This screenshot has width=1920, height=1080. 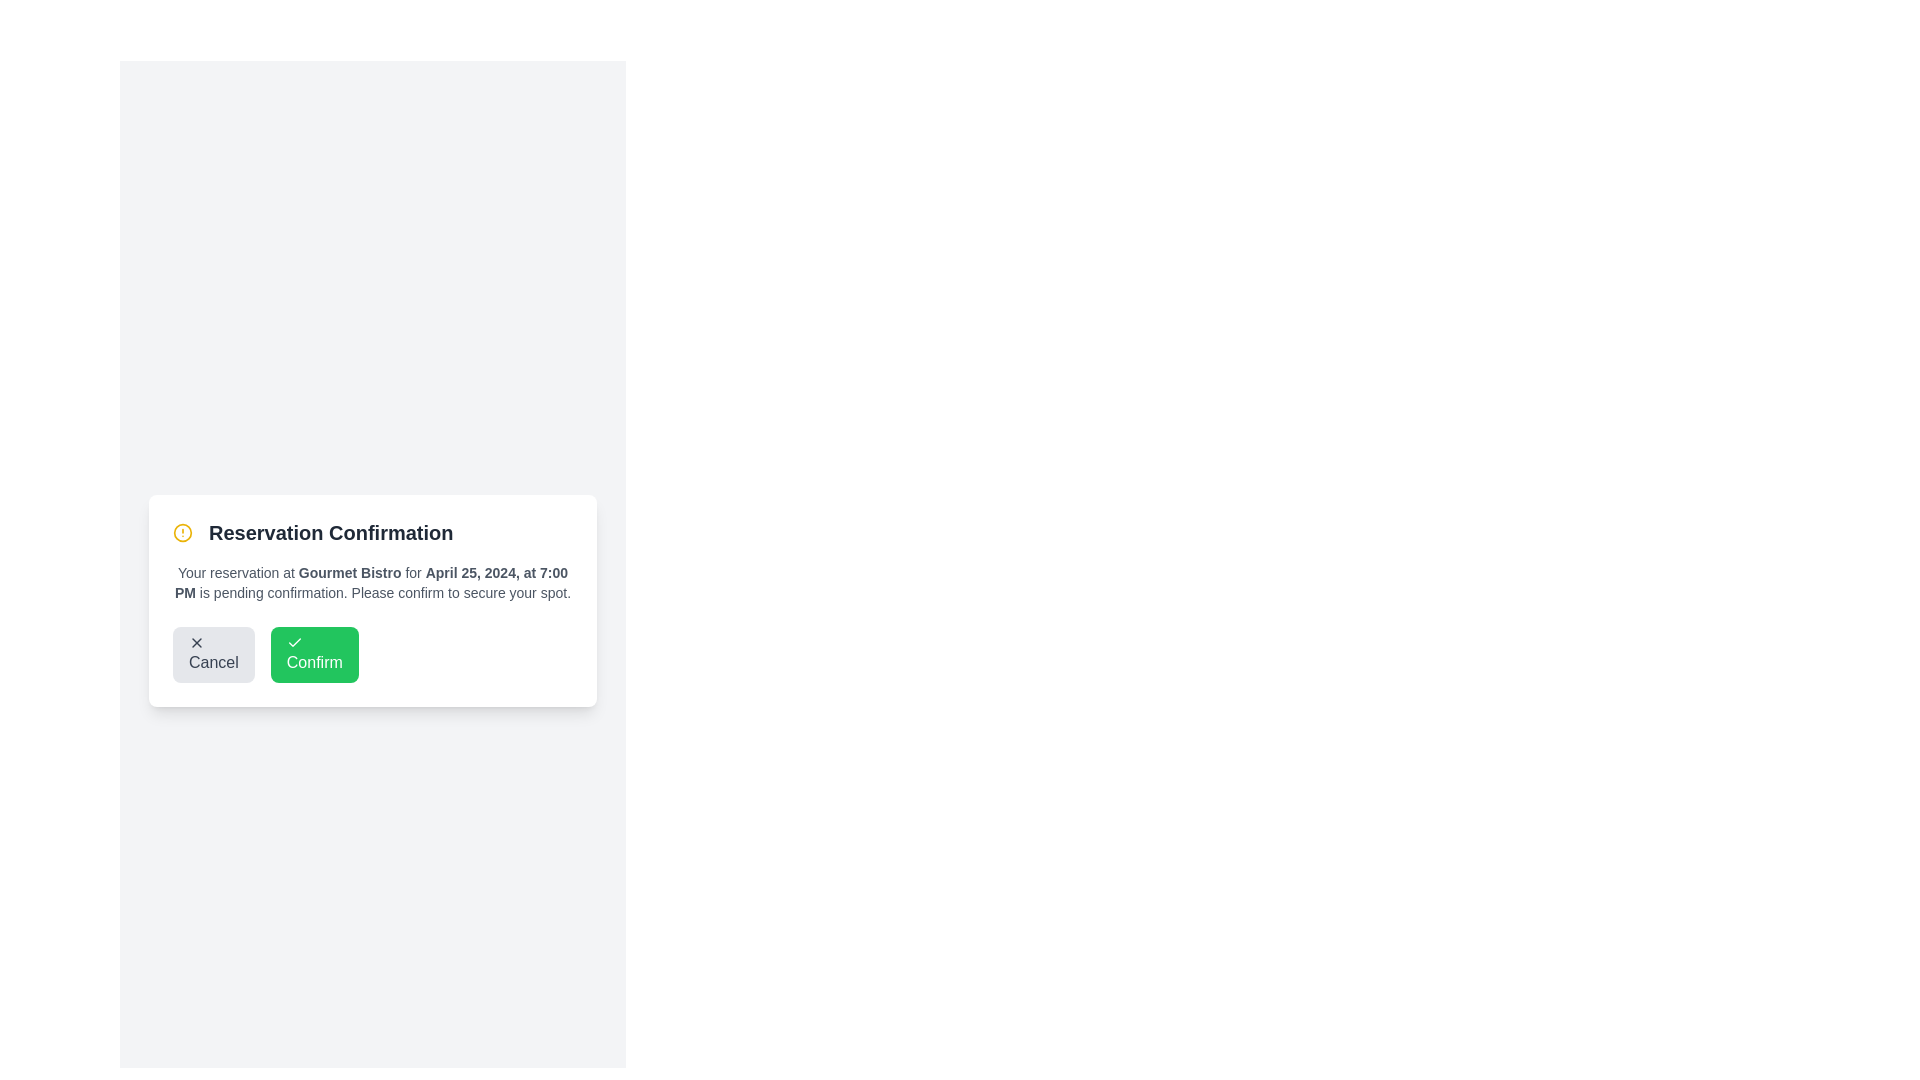 I want to click on the checkmark icon located within the 'Confirm' button, which has a green background and white outline, positioned to the left of the text 'Confirm', so click(x=293, y=643).